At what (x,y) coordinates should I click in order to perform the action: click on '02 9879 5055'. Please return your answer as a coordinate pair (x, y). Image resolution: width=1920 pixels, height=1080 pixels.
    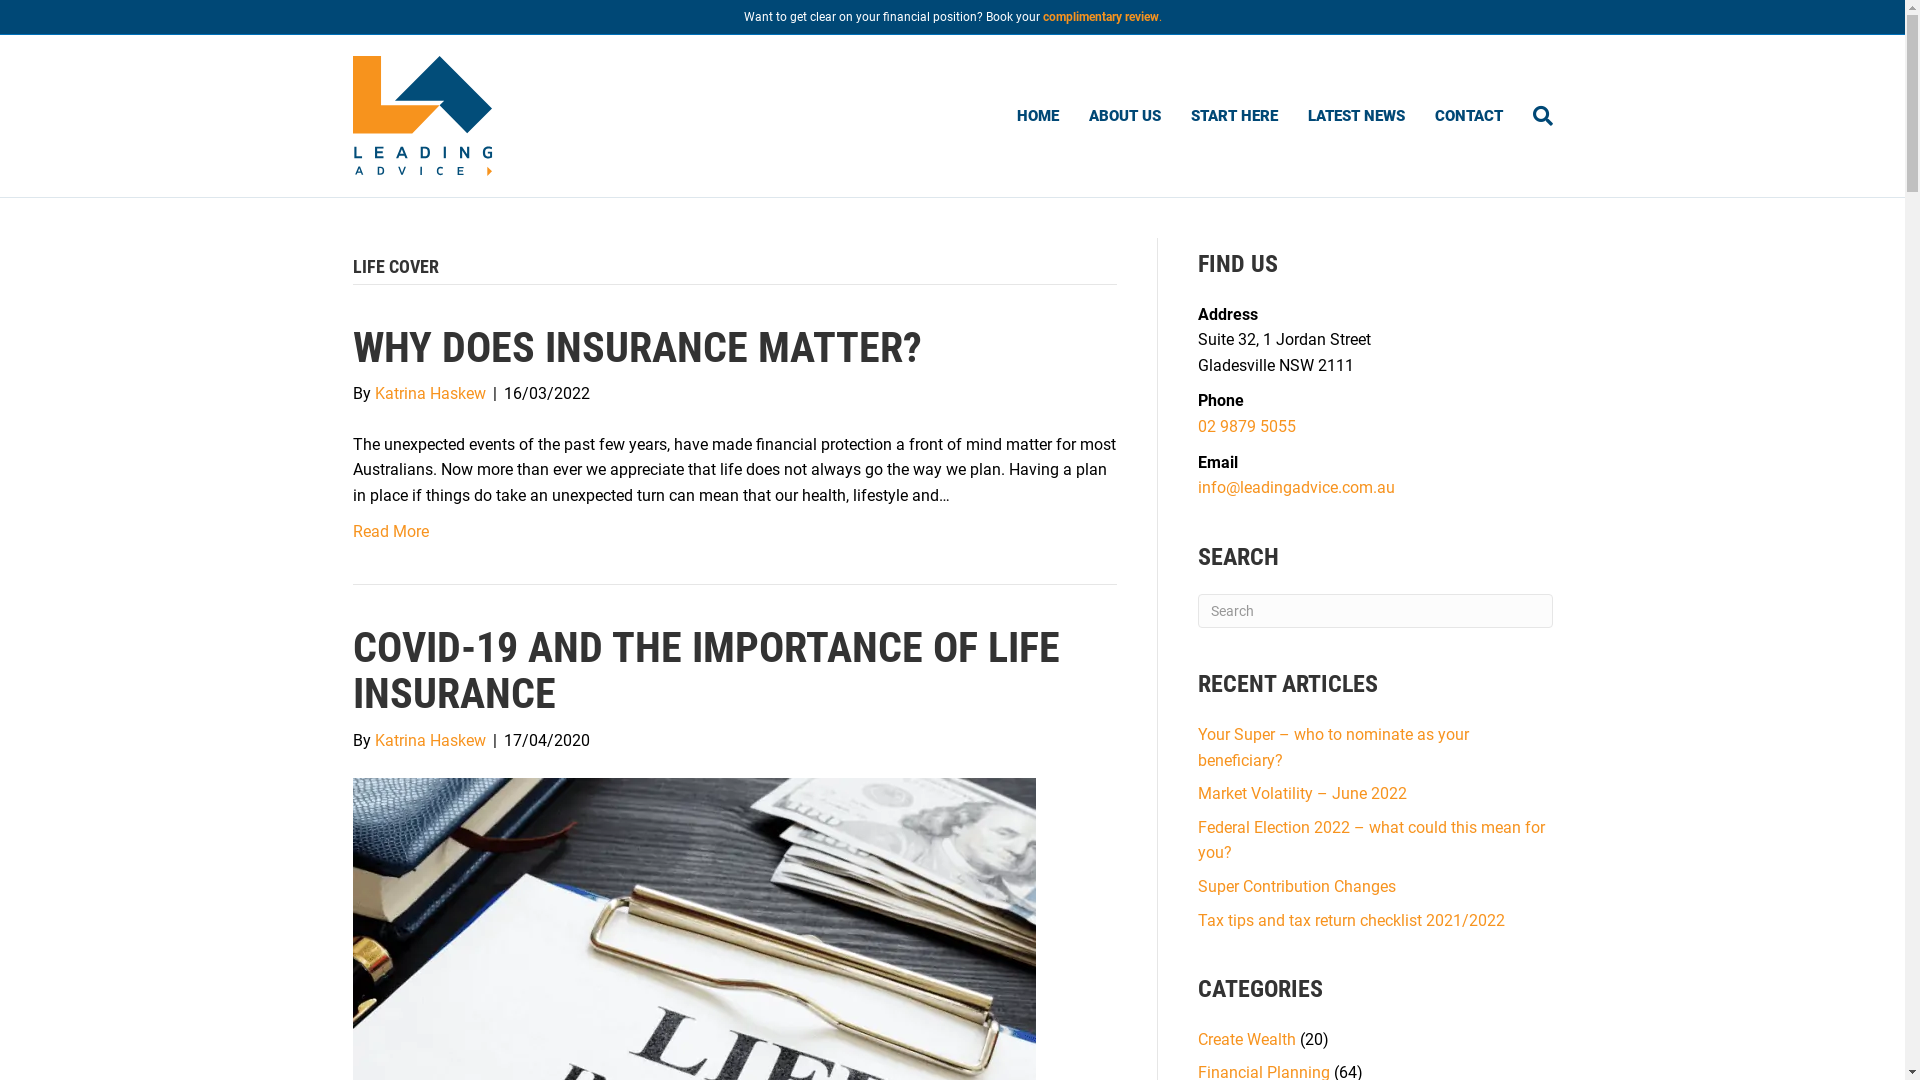
    Looking at the image, I should click on (1246, 425).